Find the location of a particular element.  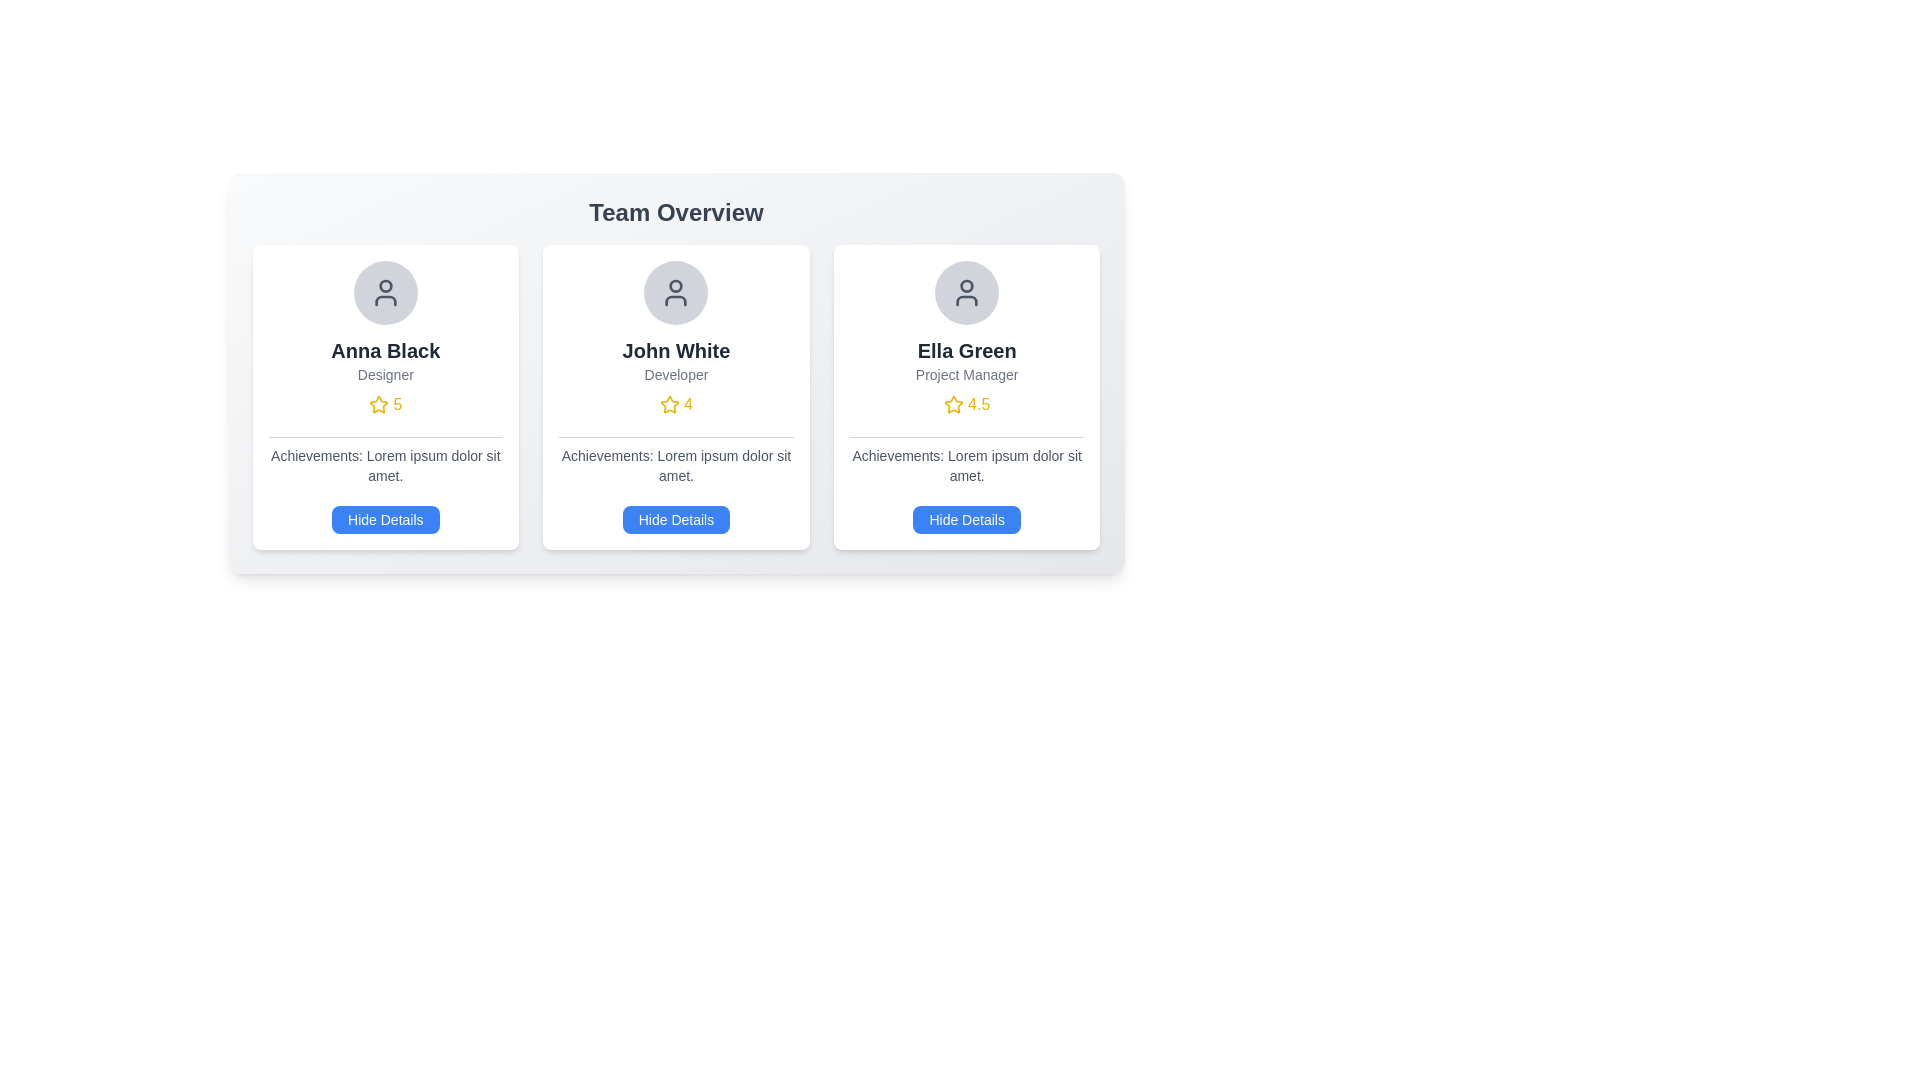

the static text label displaying 'Designer' located below 'Anna Black' and above the star rating is located at coordinates (385, 374).